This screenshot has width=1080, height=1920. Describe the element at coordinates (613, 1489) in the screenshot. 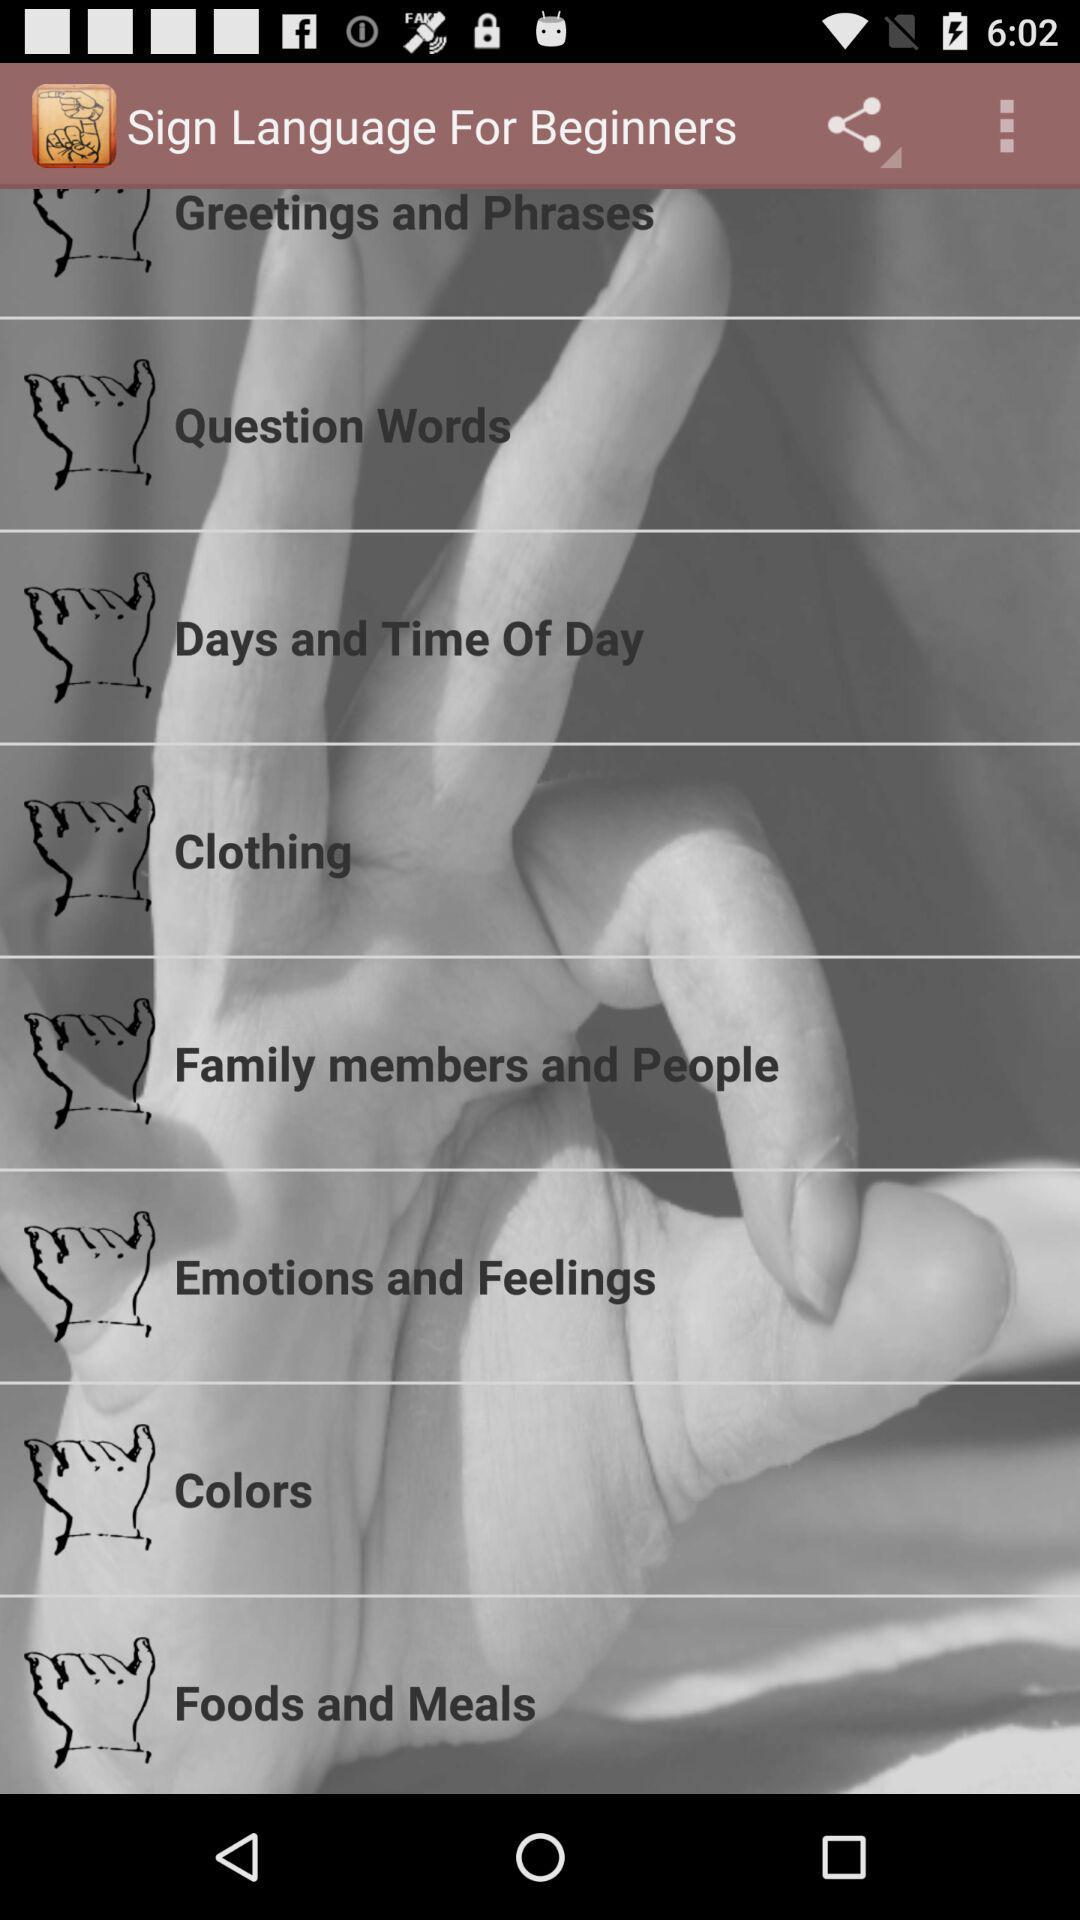

I see `the colors icon` at that location.